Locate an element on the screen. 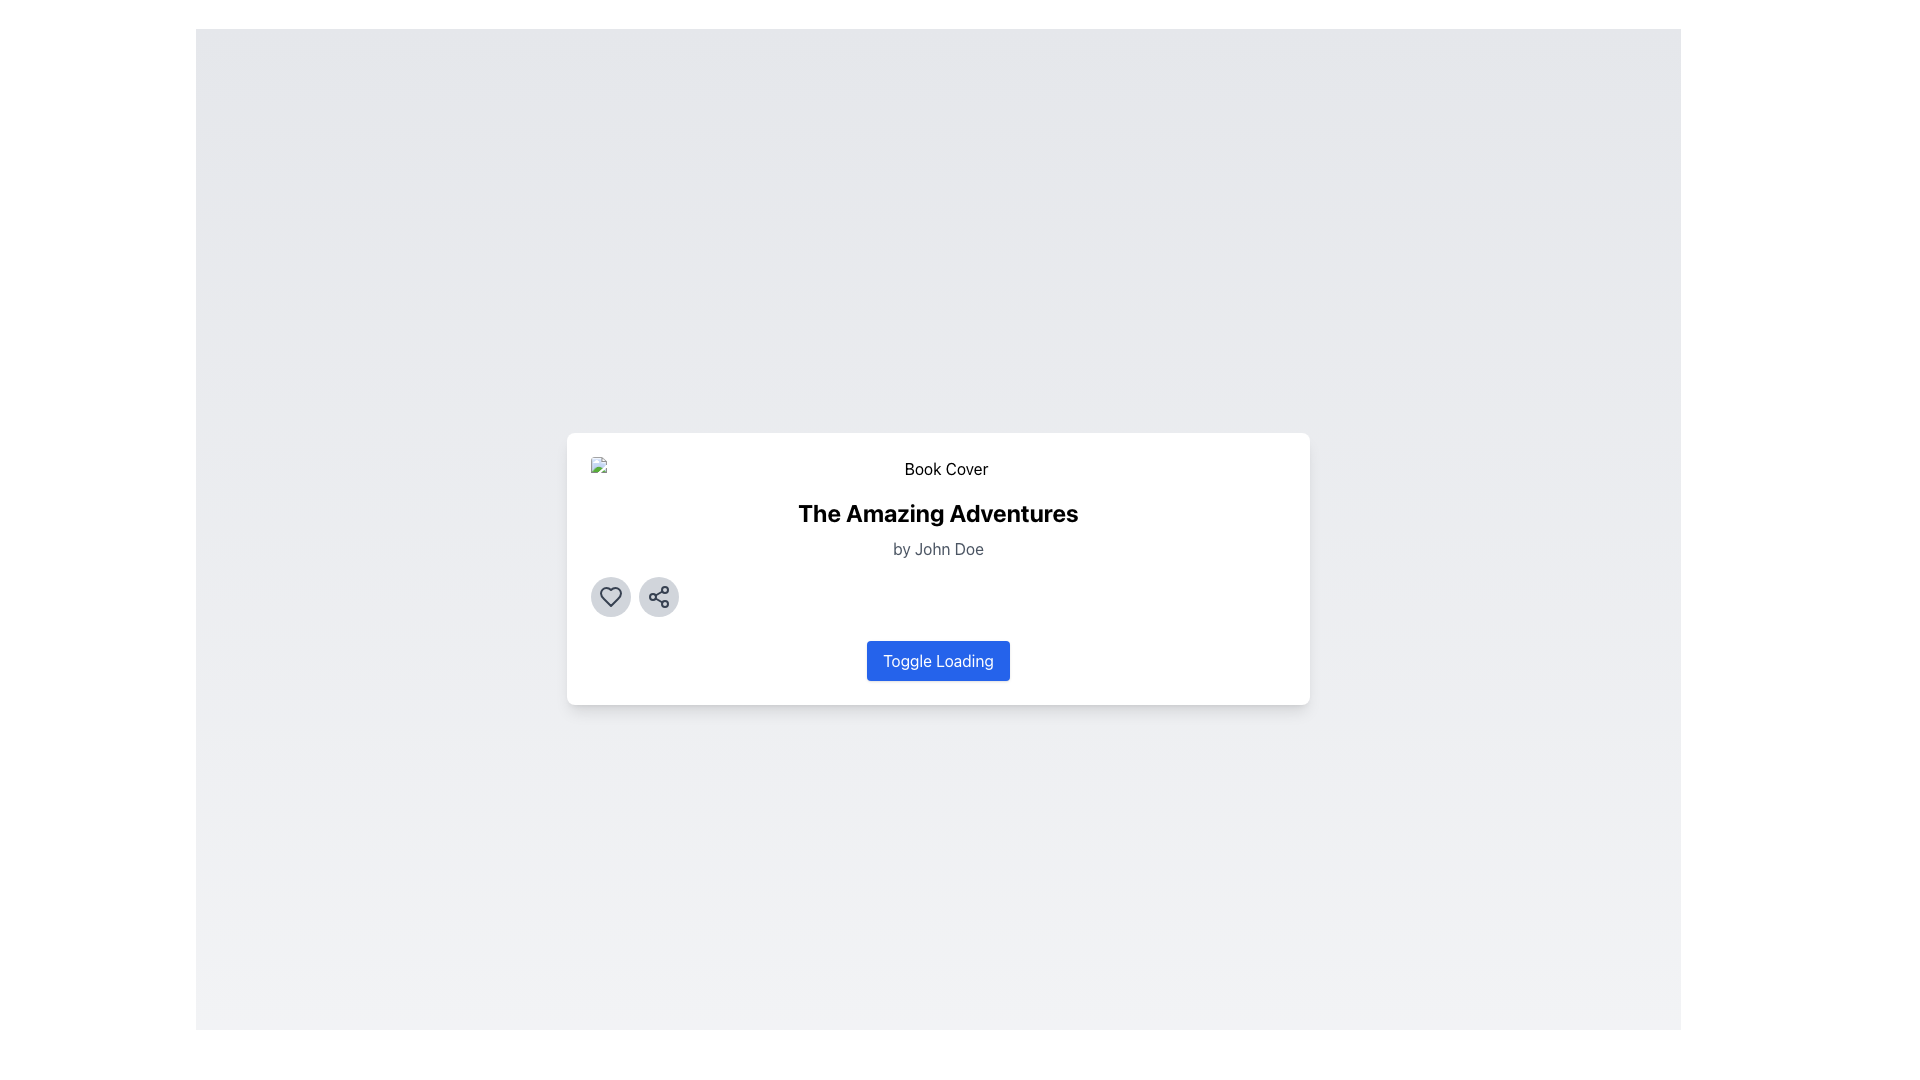  the heart-shaped 'like' icon outlined in dark gray, located as the leftmost element in the row of buttons below the title 'The Amazing Adventures' is located at coordinates (610, 596).